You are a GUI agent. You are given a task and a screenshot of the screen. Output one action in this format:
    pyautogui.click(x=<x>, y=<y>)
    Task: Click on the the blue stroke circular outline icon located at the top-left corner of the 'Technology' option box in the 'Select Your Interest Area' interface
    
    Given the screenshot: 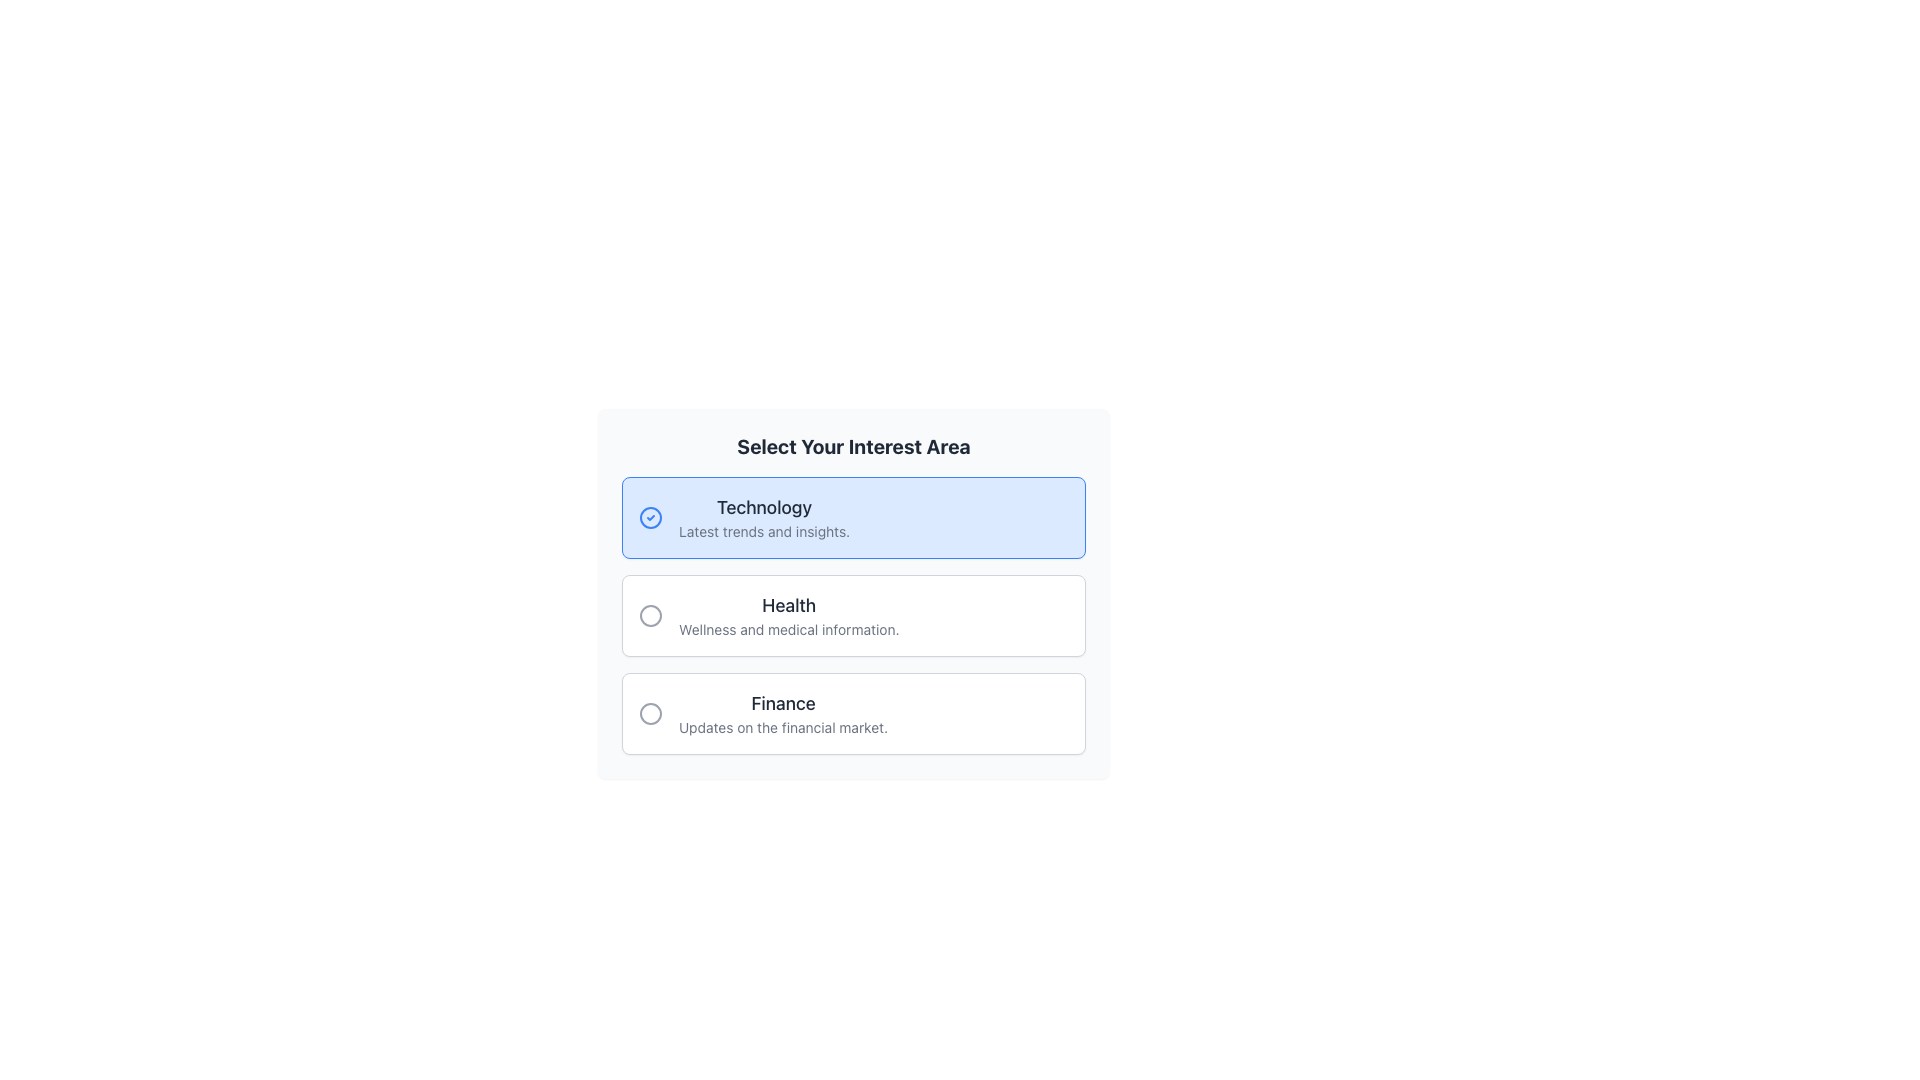 What is the action you would take?
    pyautogui.click(x=651, y=516)
    